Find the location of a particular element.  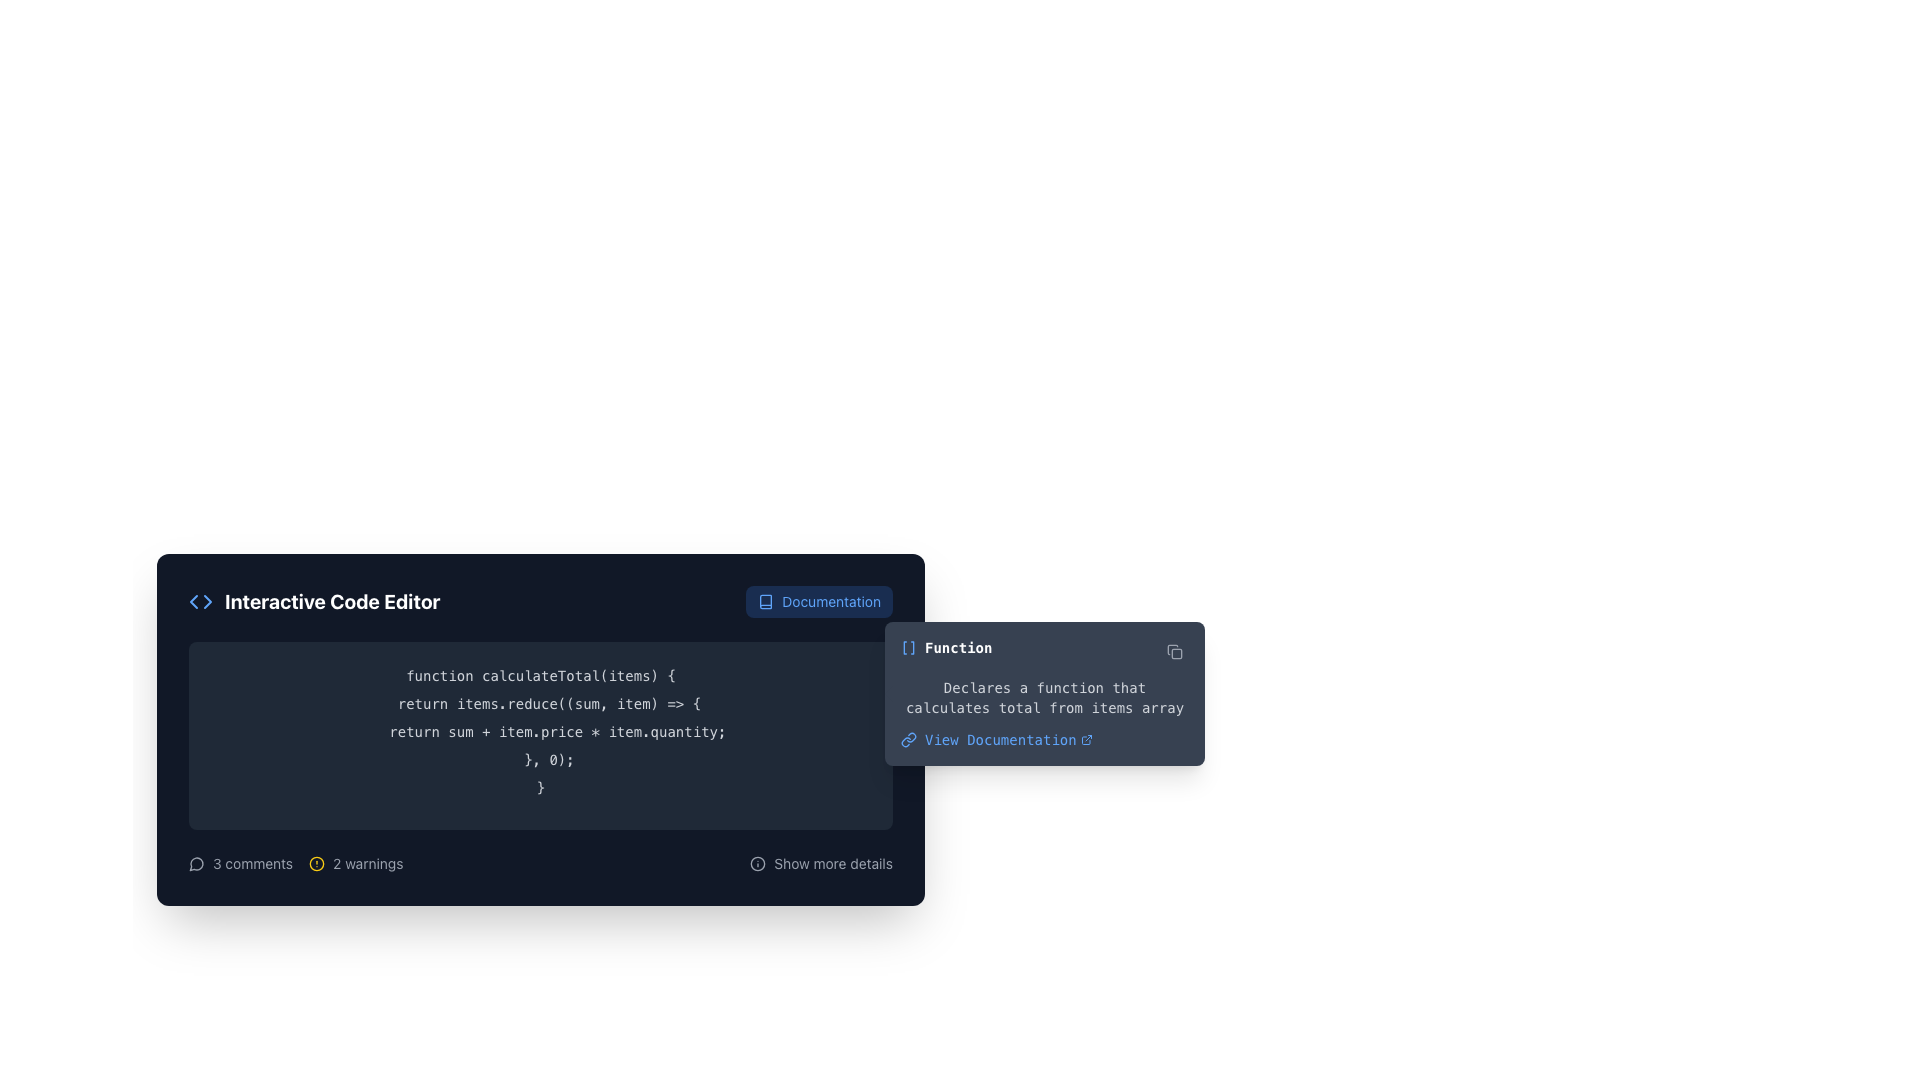

the second visible line in the code block of the Interactive Code Editor that displays JavaScript code implementing a reducer concept is located at coordinates (541, 703).